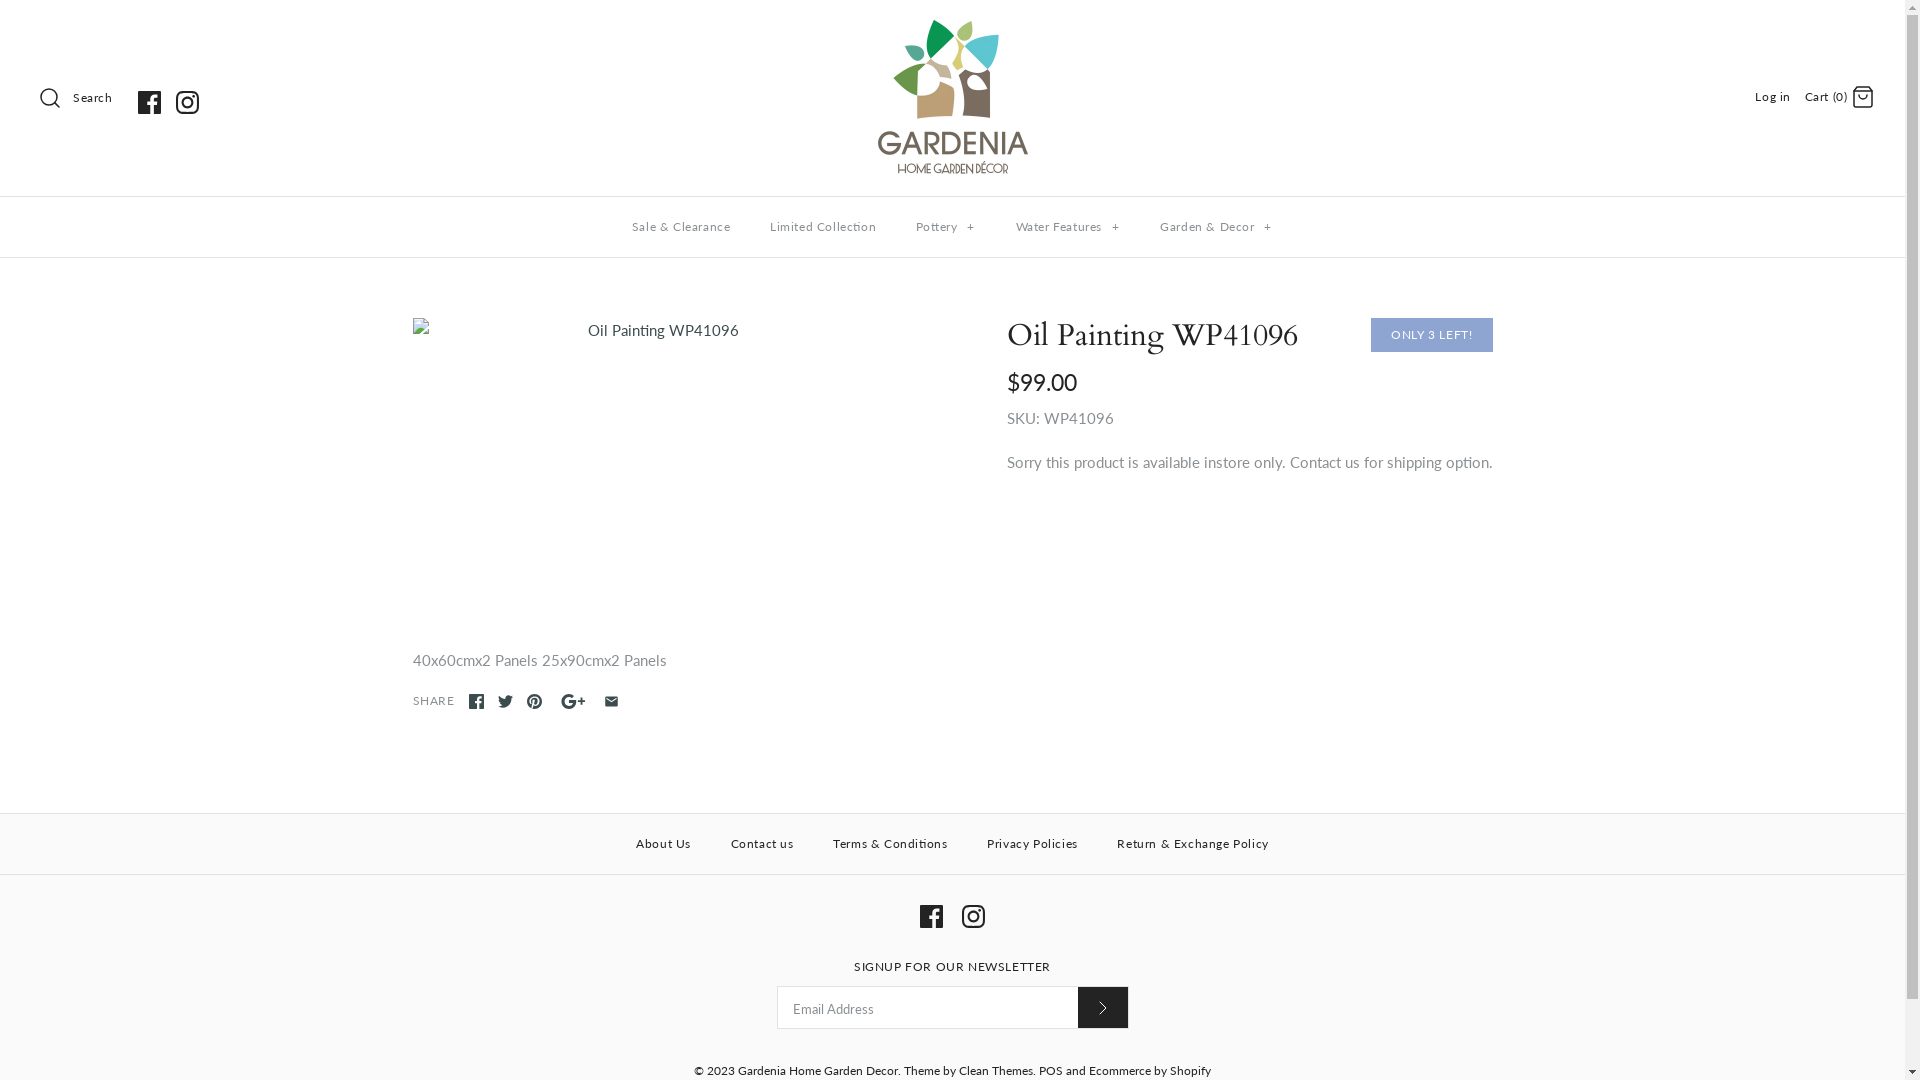  What do you see at coordinates (761, 844) in the screenshot?
I see `'Contact us'` at bounding box center [761, 844].